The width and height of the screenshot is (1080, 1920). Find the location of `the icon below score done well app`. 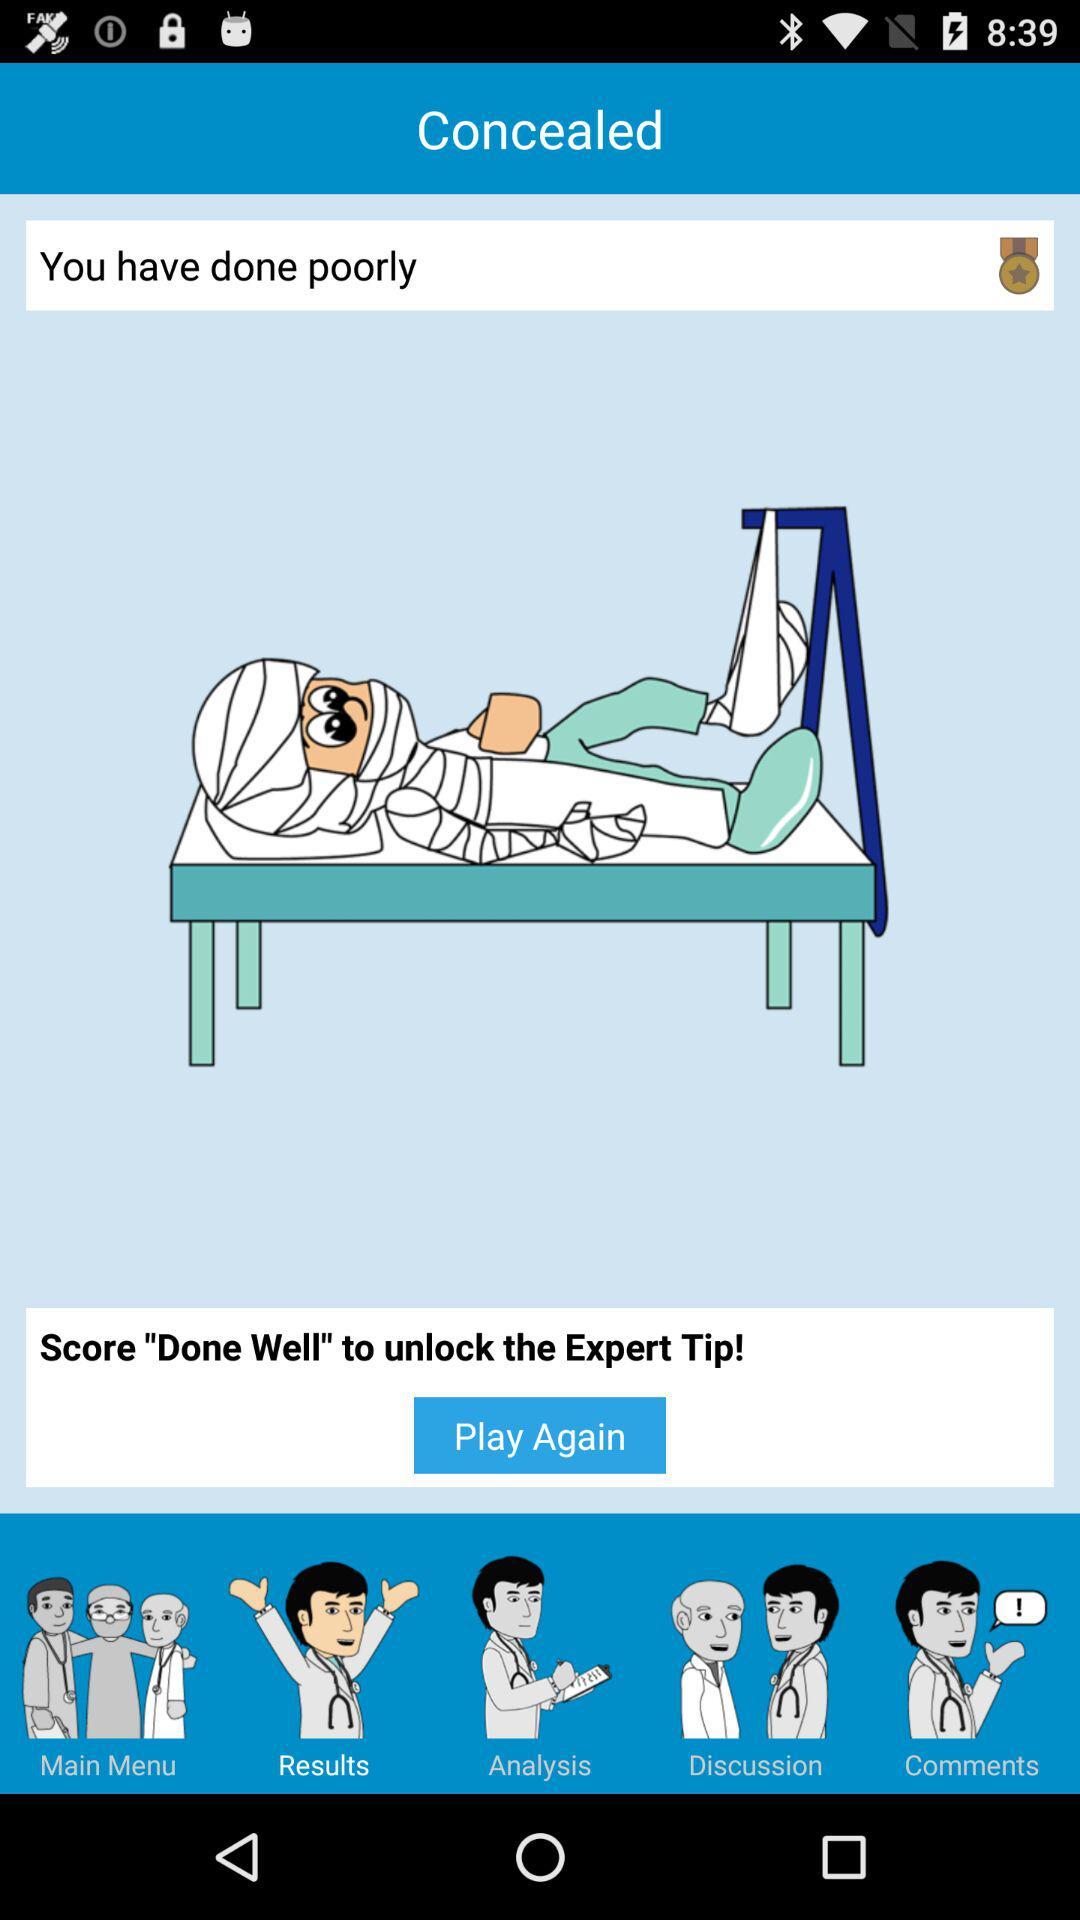

the icon below score done well app is located at coordinates (540, 1434).